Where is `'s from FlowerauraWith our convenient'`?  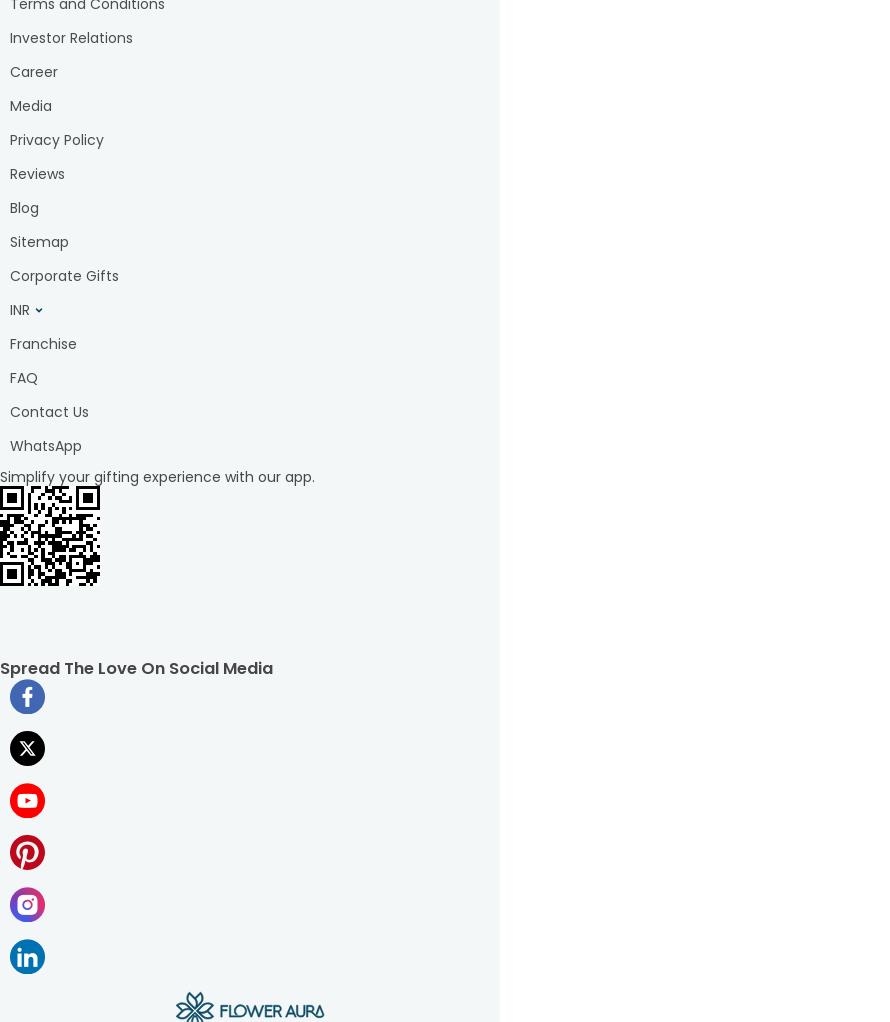 's from FlowerauraWith our convenient' is located at coordinates (9, 59).